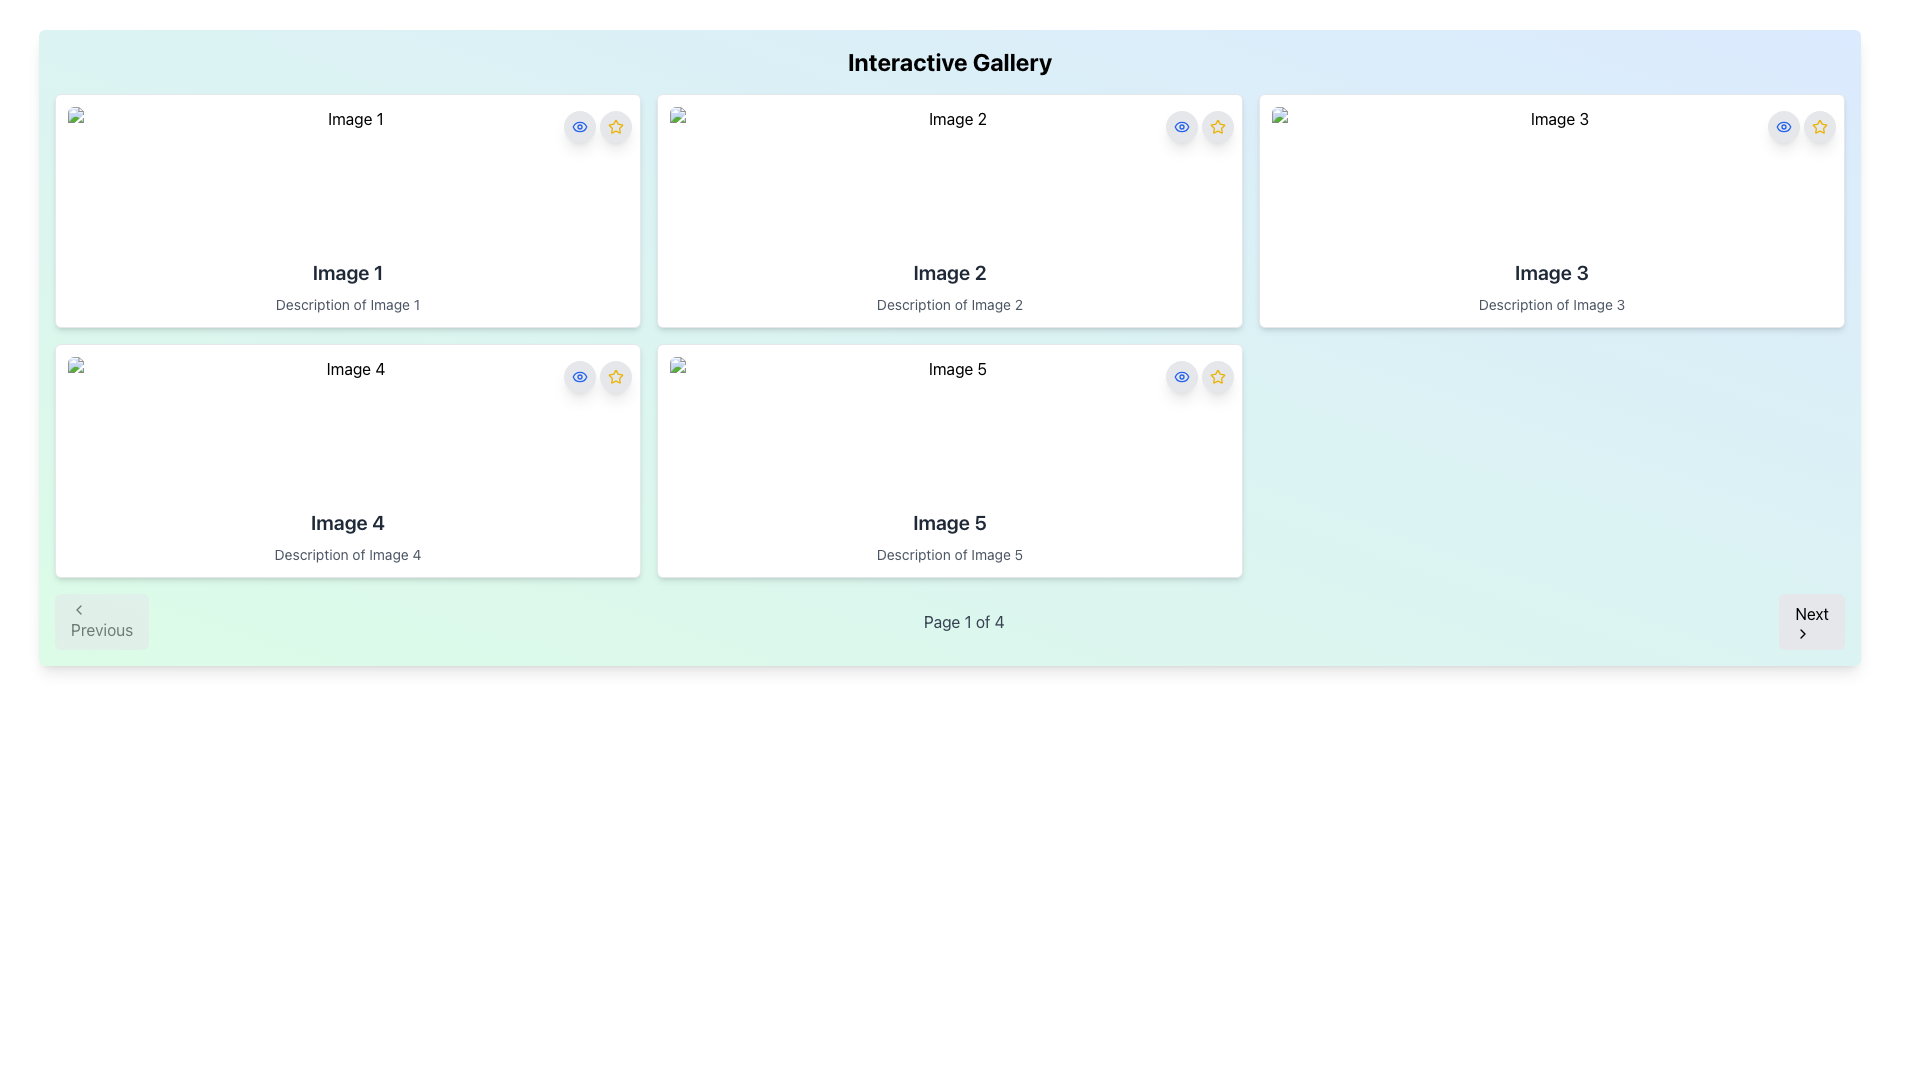  Describe the element at coordinates (347, 555) in the screenshot. I see `descriptive text label located beneath the title 'Image 4' in the fourth image's gallery item` at that location.